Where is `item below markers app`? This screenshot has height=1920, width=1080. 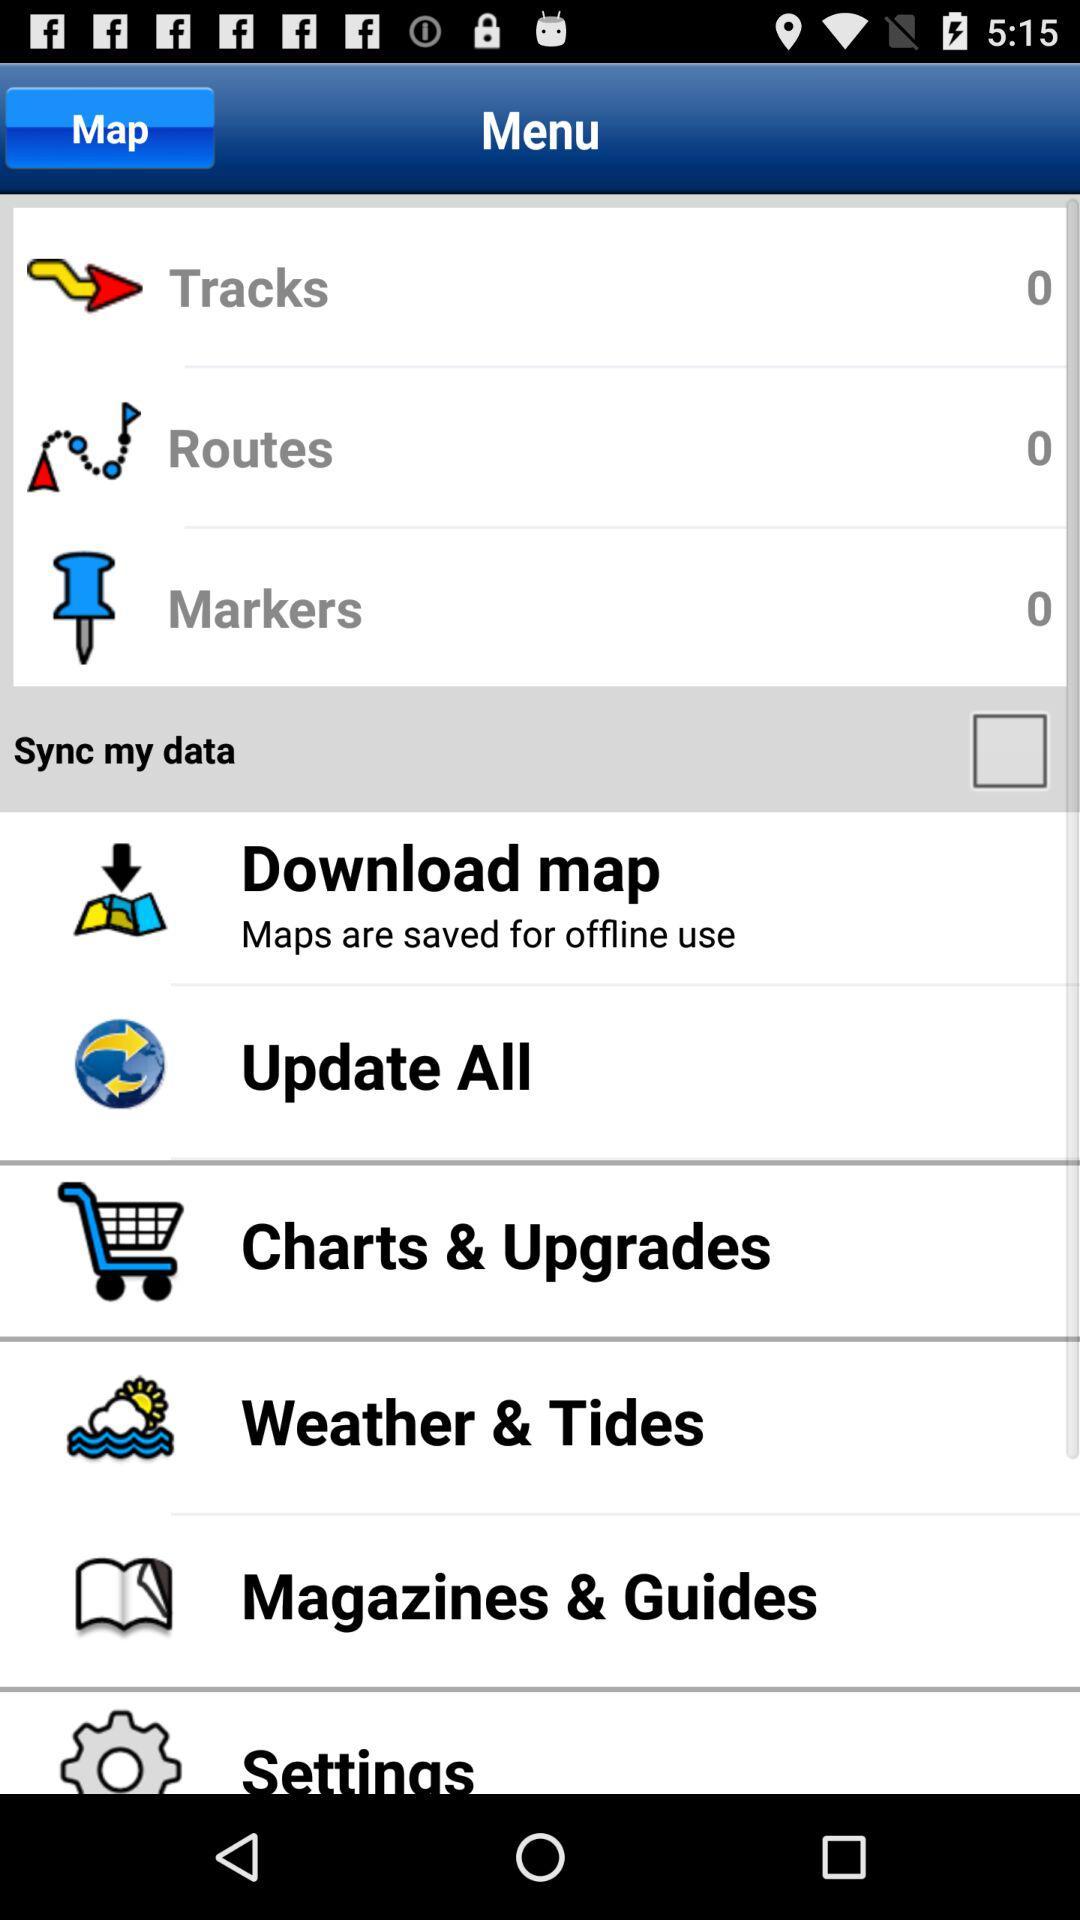
item below markers app is located at coordinates (1012, 748).